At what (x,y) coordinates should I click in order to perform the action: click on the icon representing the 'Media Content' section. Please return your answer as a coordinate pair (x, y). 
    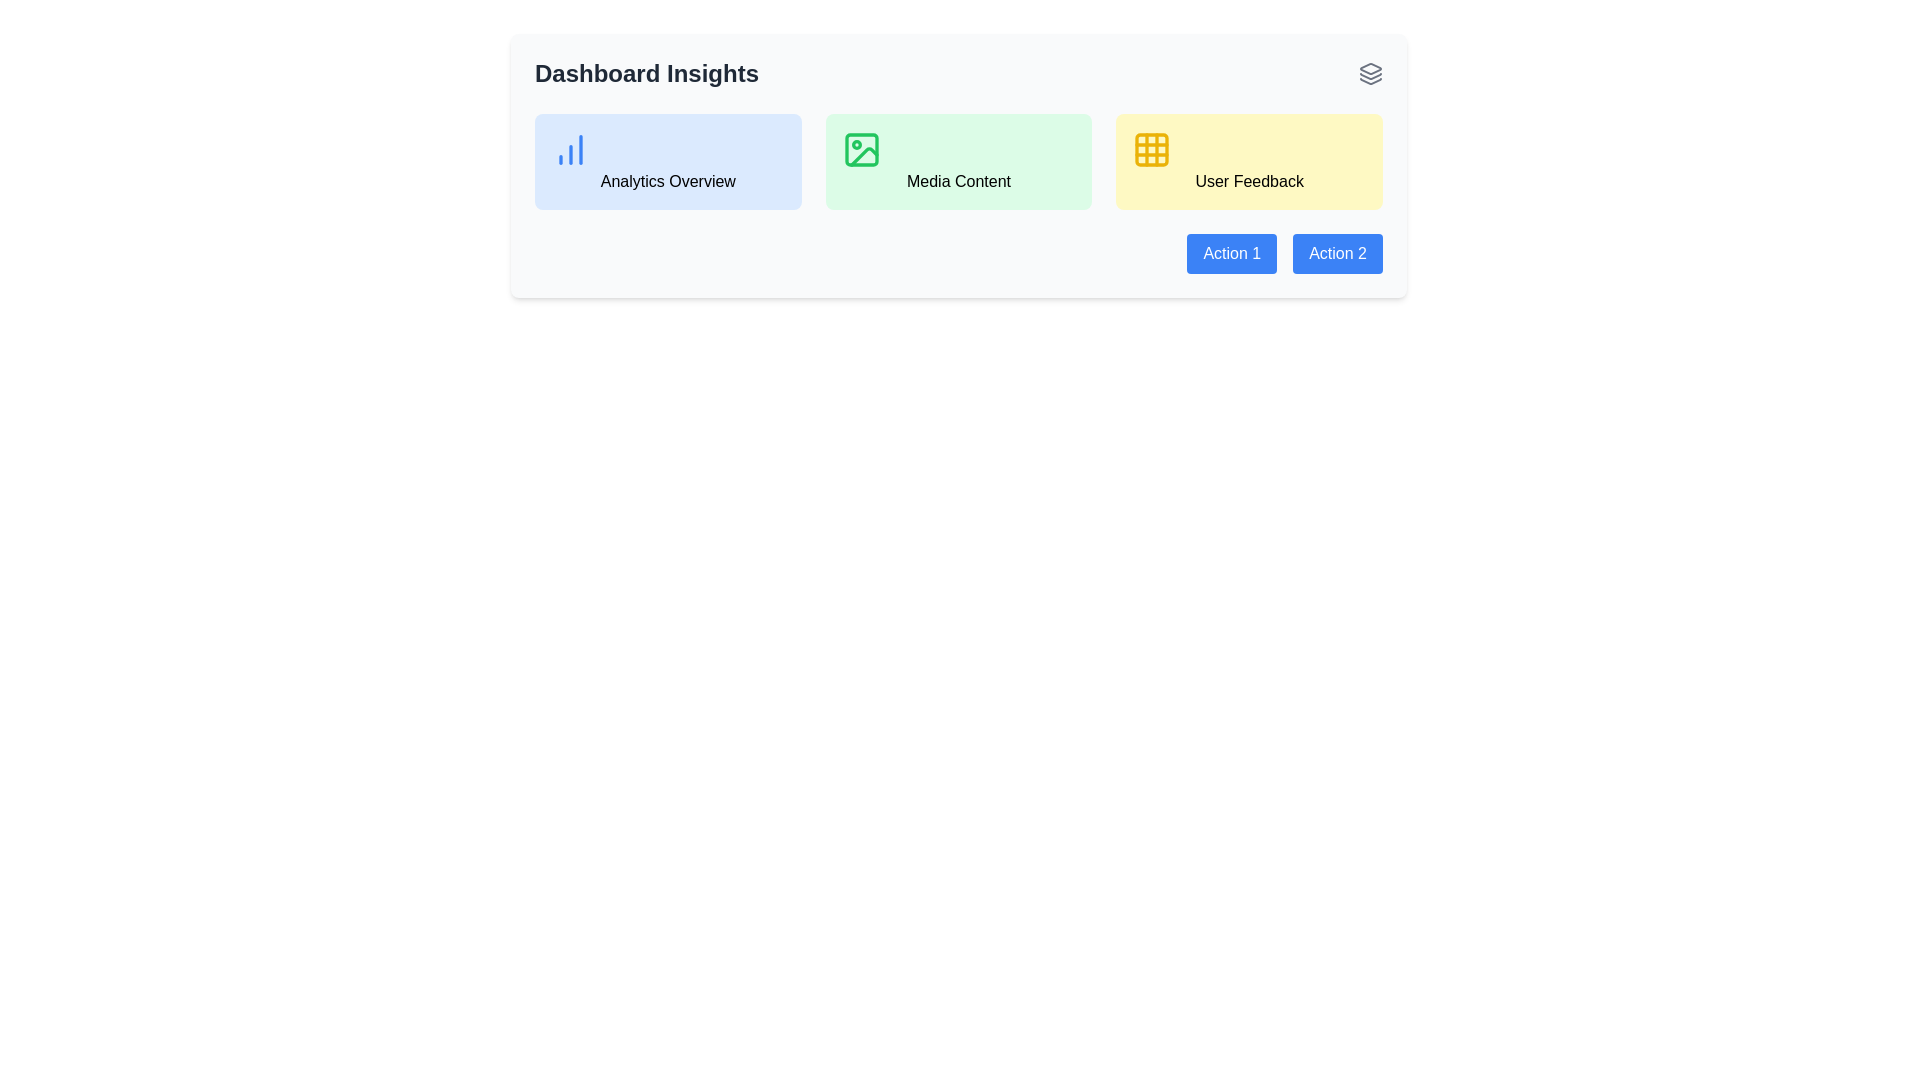
    Looking at the image, I should click on (861, 149).